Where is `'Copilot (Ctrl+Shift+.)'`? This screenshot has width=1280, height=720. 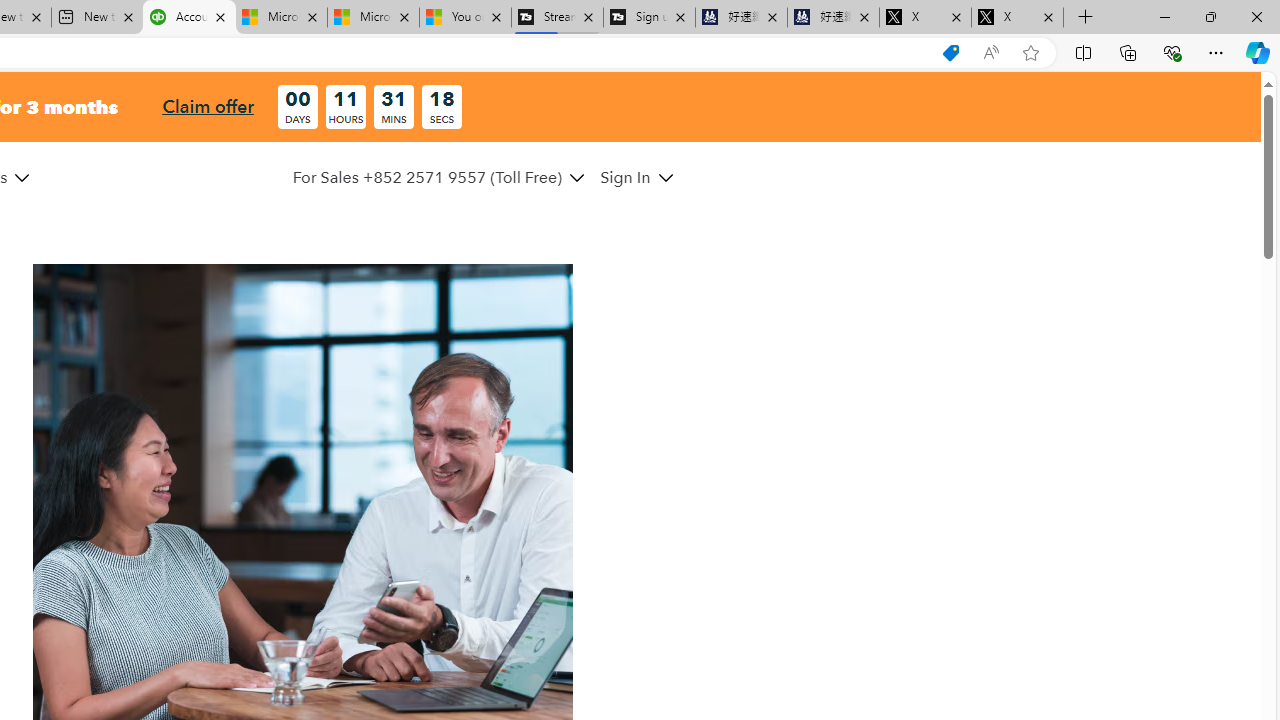 'Copilot (Ctrl+Shift+.)' is located at coordinates (1257, 51).